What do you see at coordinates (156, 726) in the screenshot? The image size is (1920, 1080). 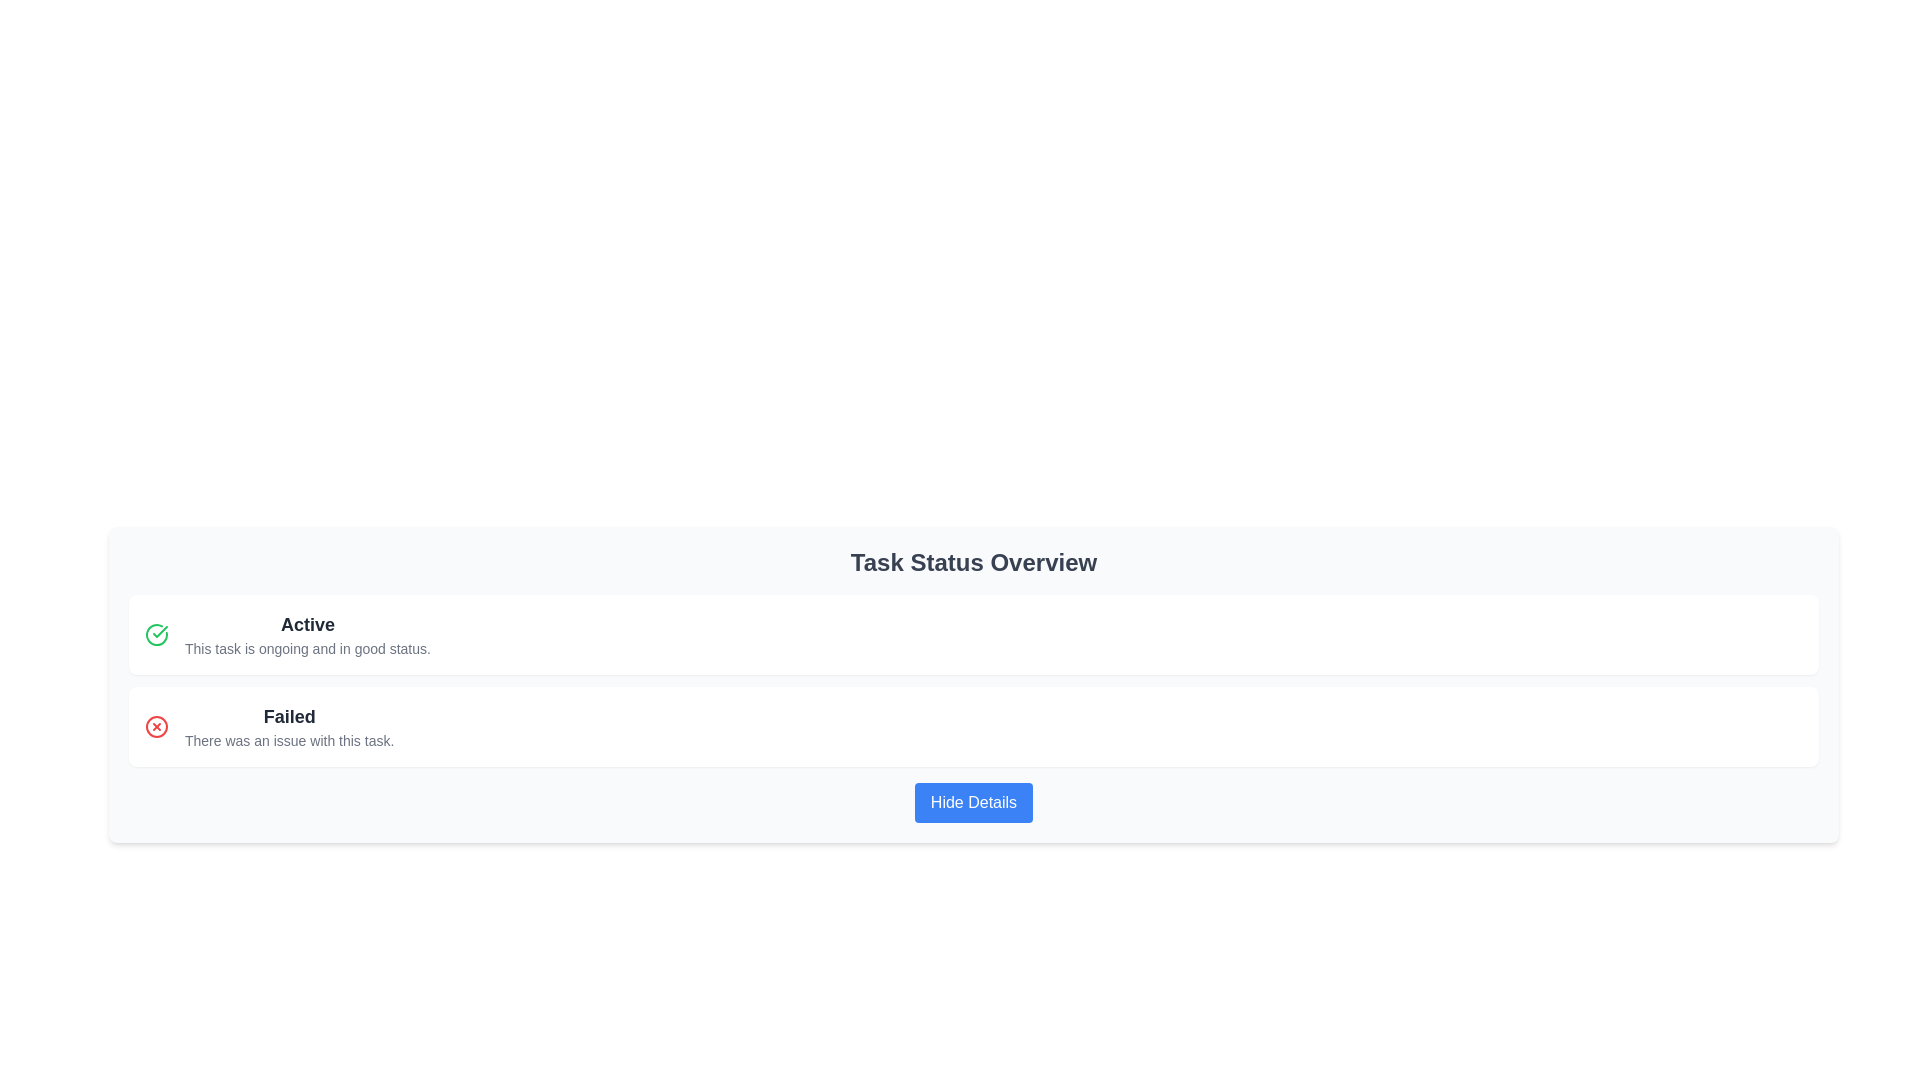 I see `the error indication icon located to the left of the 'Failed' label in the task overview` at bounding box center [156, 726].